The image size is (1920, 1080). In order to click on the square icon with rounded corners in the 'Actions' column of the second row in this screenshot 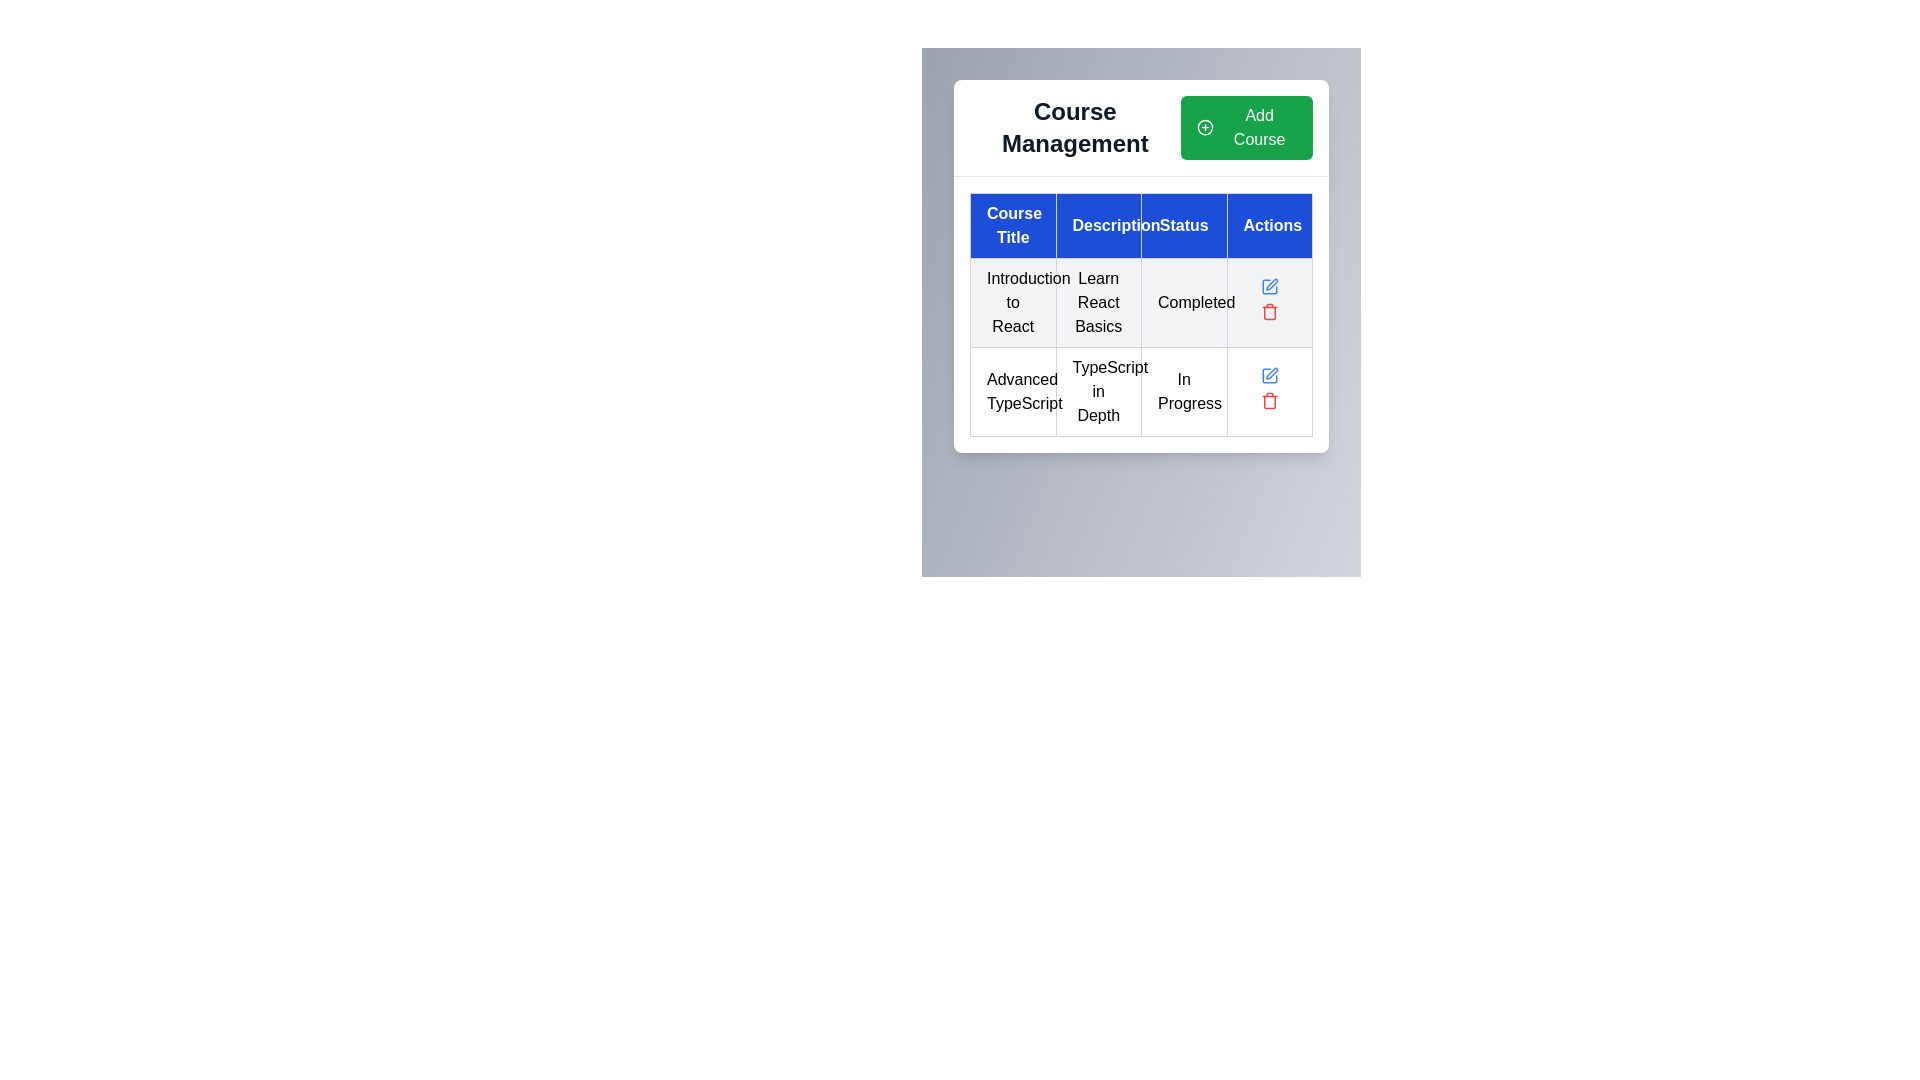, I will do `click(1268, 286)`.